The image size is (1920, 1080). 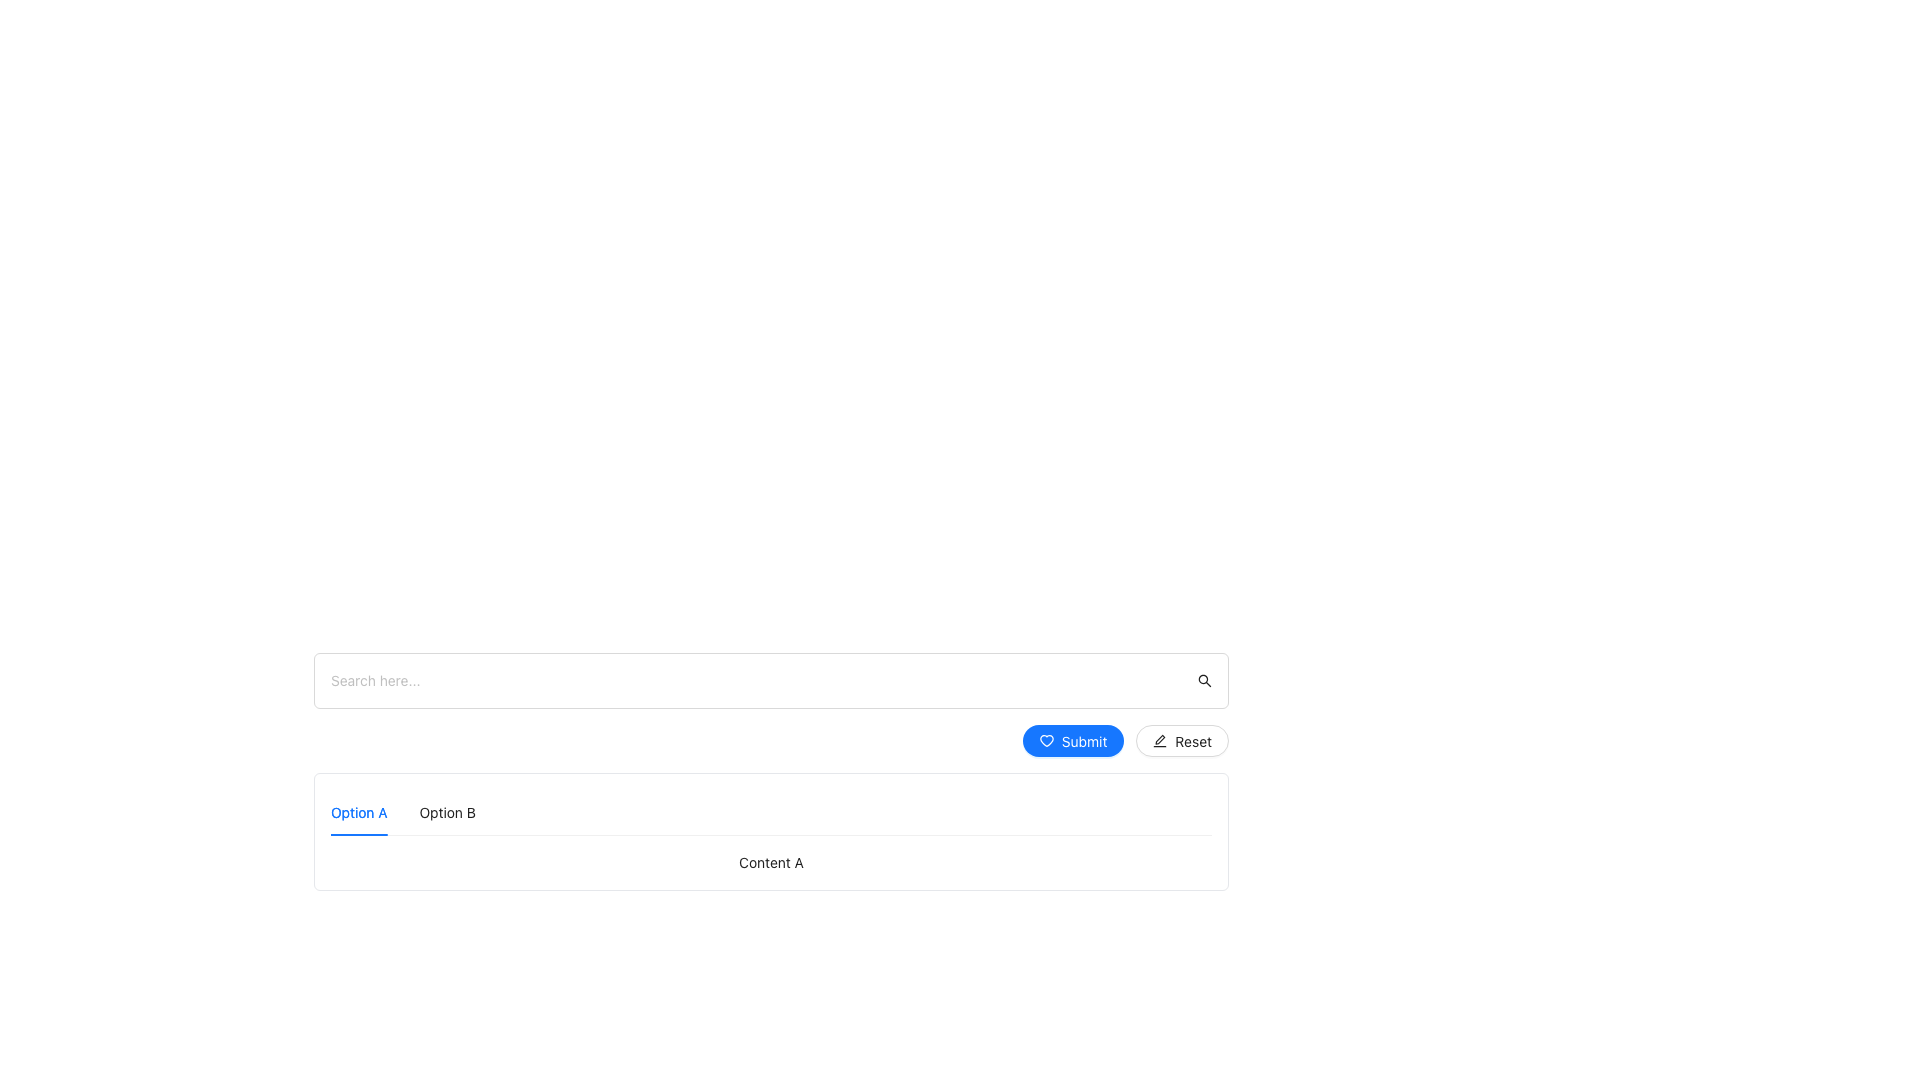 I want to click on the pencil-shaped icon that is part of the 'Reset' button, located to the right of the 'Submit' button, so click(x=1160, y=740).